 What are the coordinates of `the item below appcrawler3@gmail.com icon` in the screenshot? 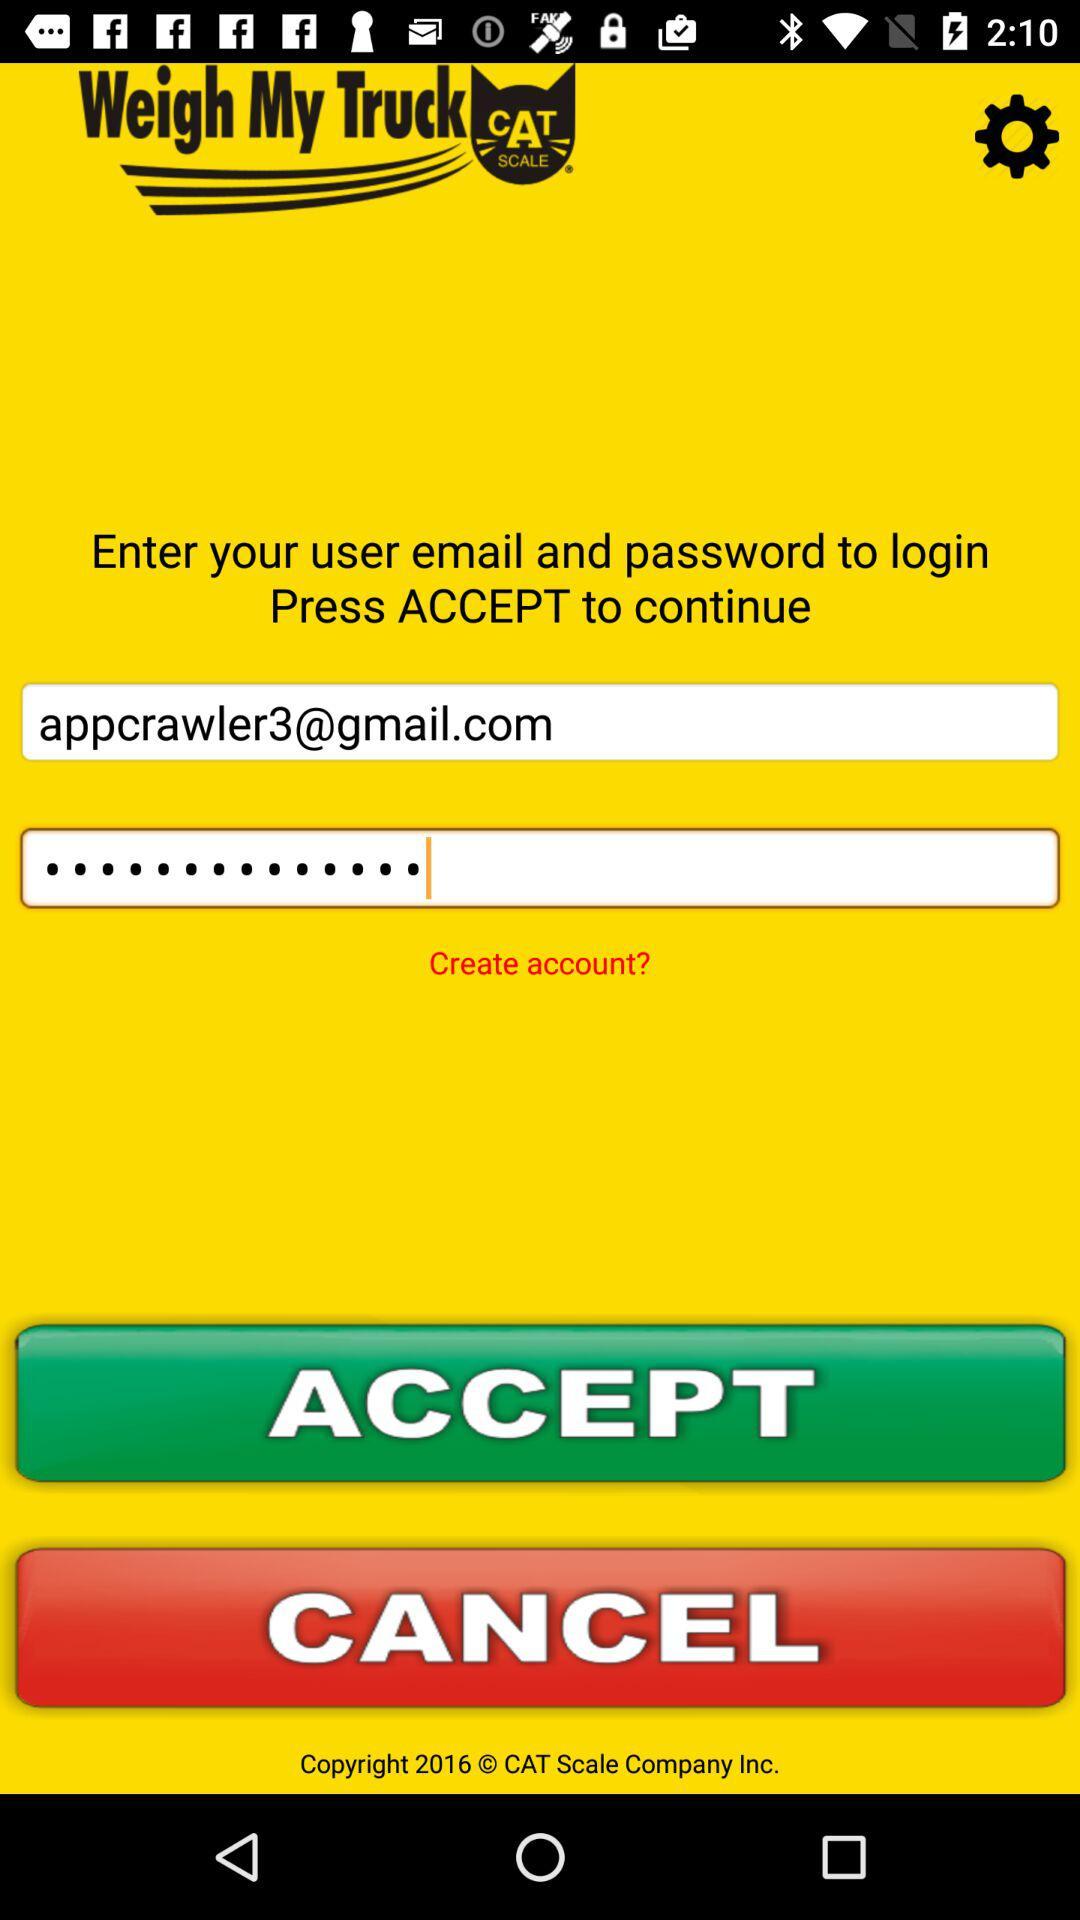 It's located at (540, 868).